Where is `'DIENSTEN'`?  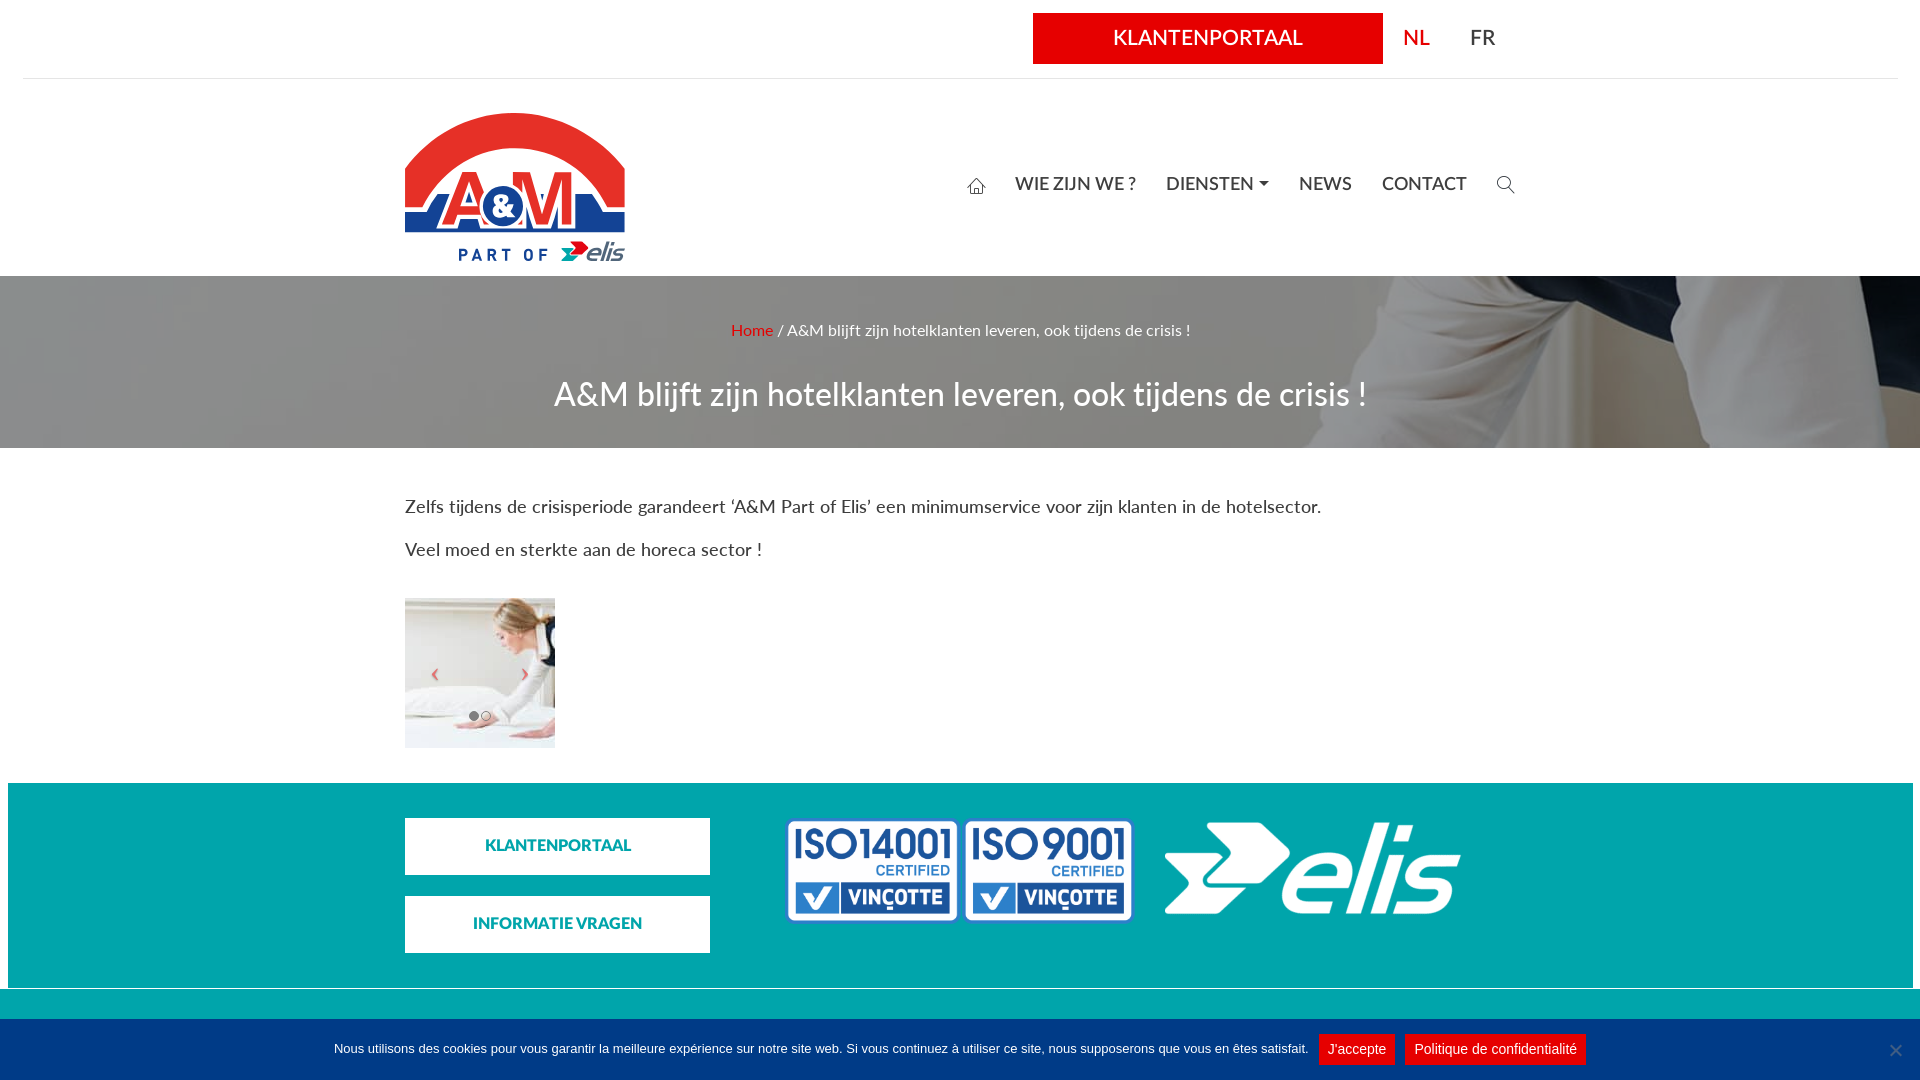
'DIENSTEN' is located at coordinates (1216, 185).